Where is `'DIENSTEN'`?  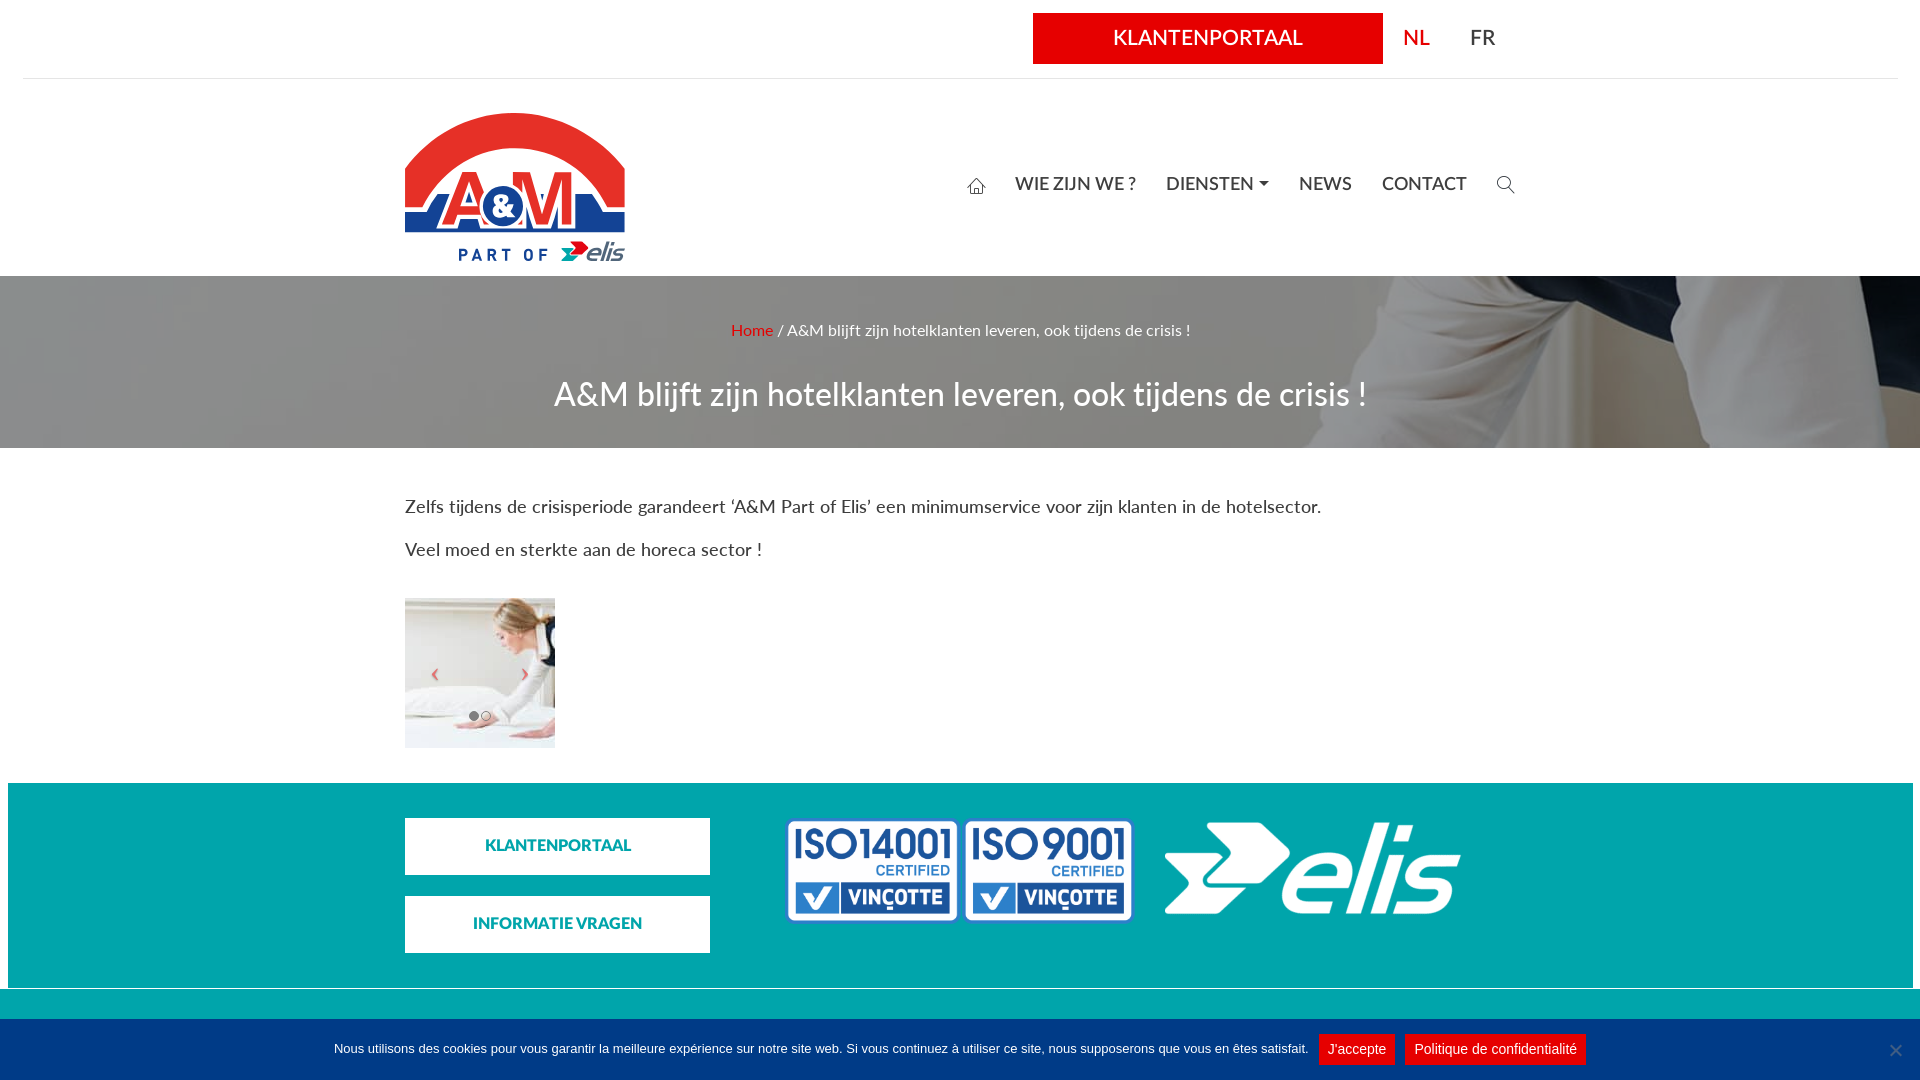
'DIENSTEN' is located at coordinates (1216, 185).